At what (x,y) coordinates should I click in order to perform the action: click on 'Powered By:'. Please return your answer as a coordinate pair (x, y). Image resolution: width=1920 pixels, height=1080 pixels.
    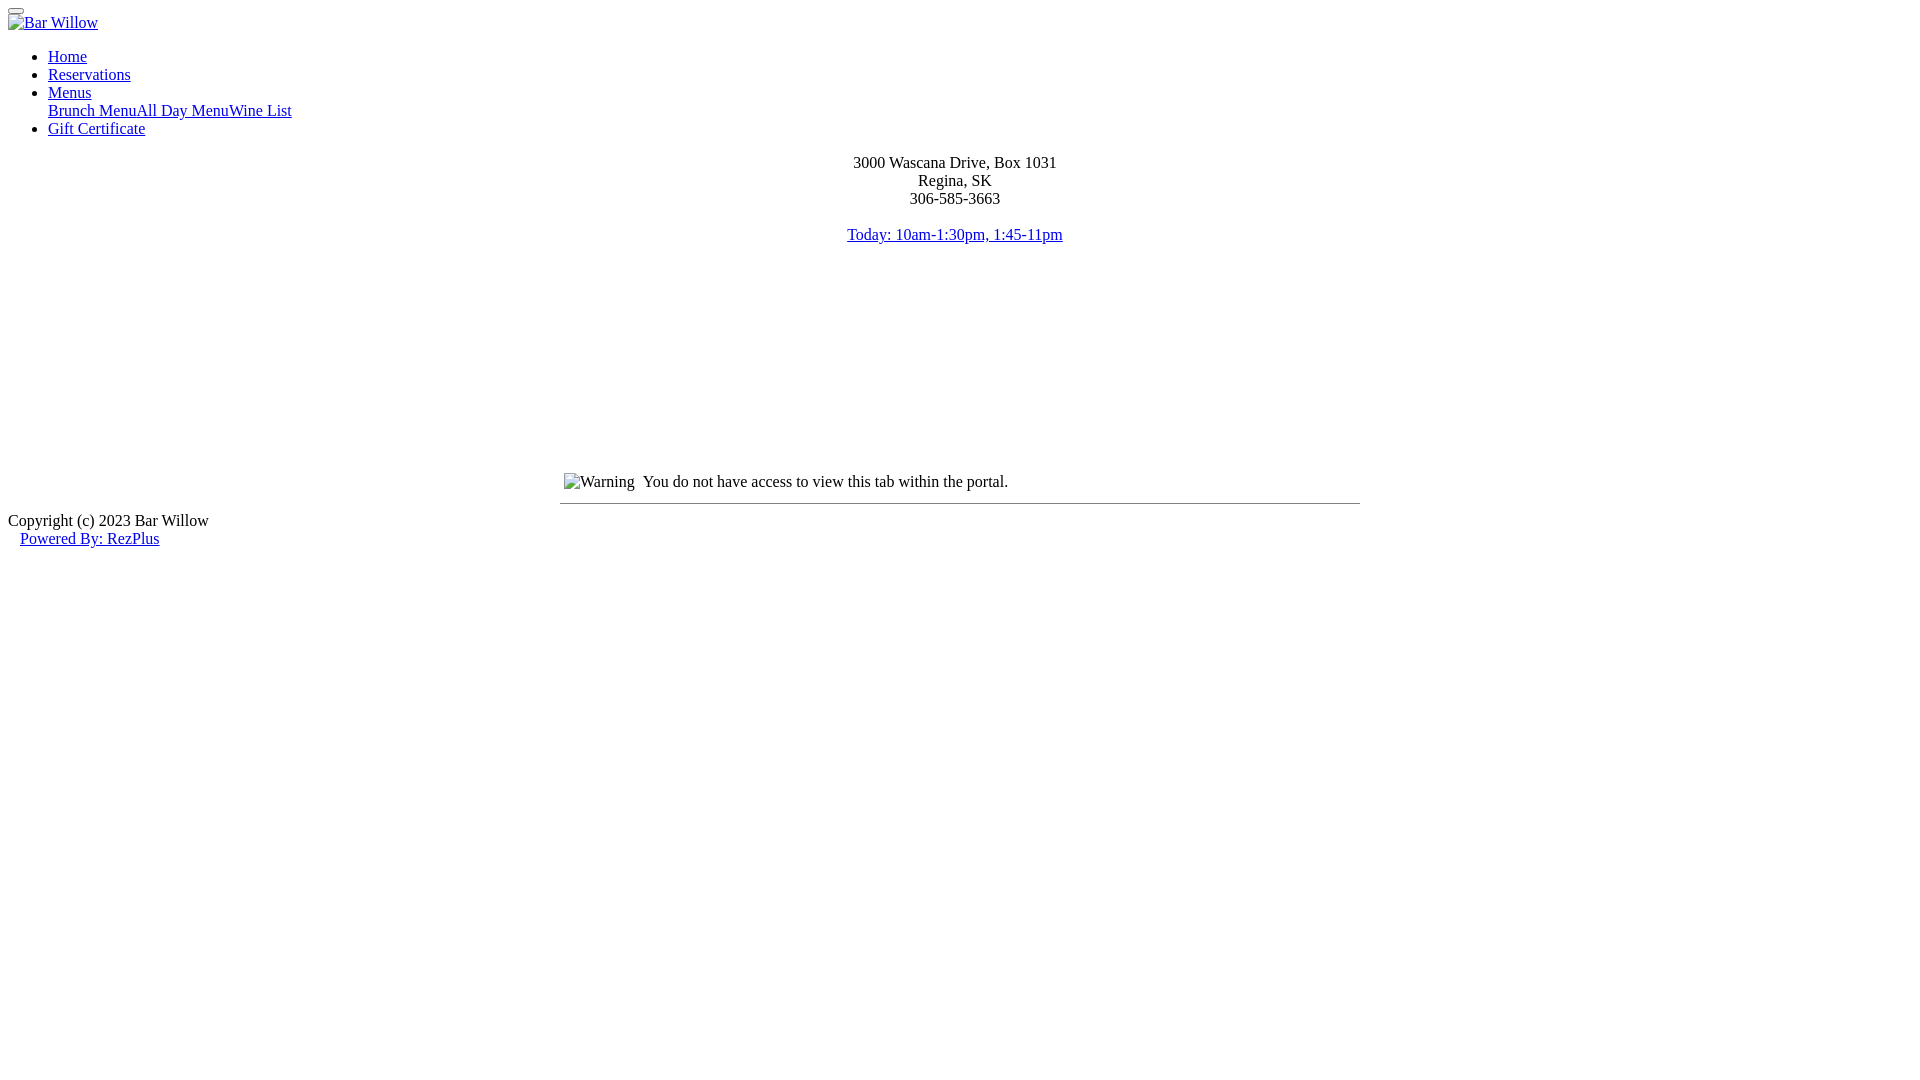
    Looking at the image, I should click on (63, 537).